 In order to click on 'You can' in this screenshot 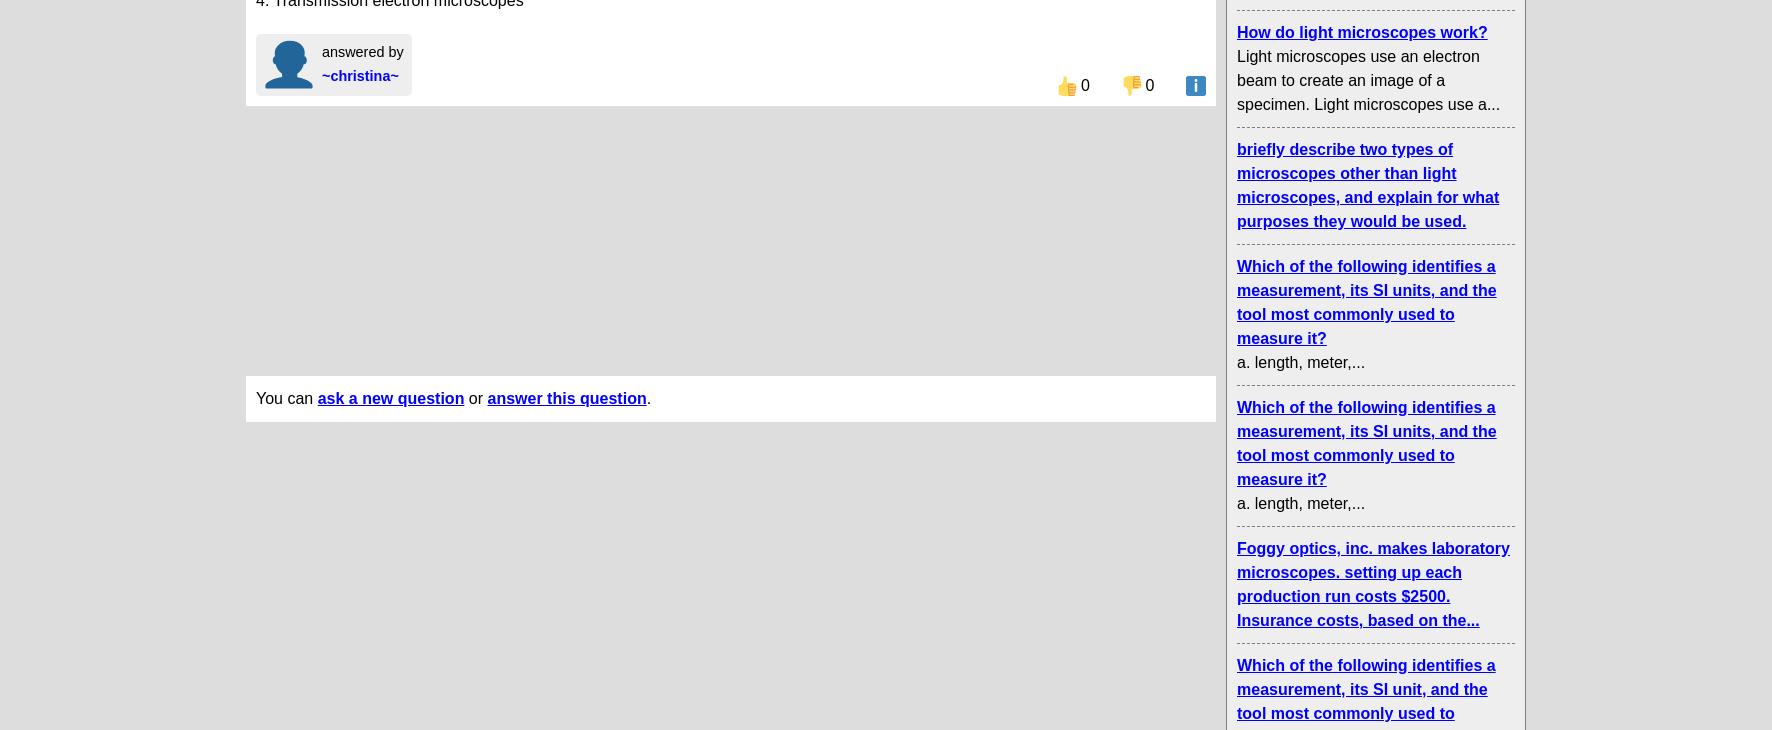, I will do `click(285, 396)`.